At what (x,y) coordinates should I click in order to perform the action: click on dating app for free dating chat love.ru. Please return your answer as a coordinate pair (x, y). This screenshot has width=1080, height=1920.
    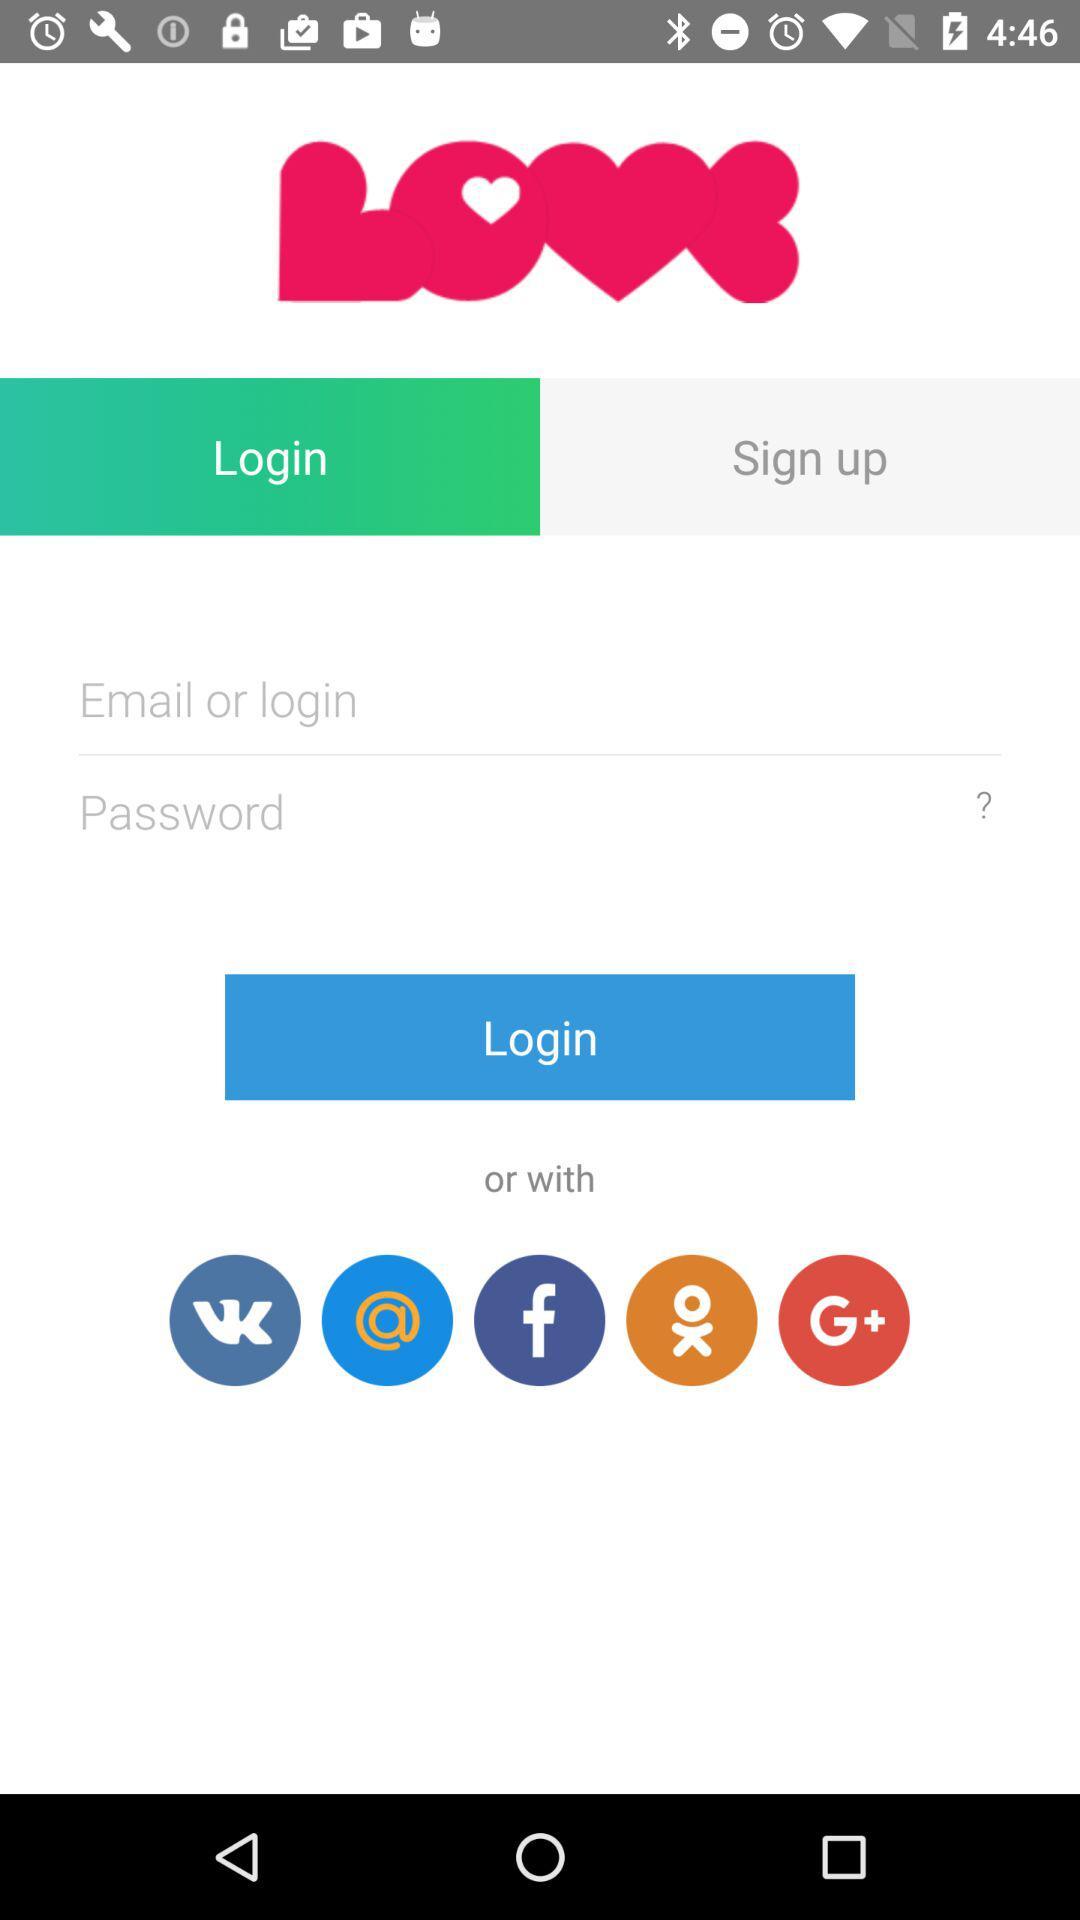
    Looking at the image, I should click on (234, 1320).